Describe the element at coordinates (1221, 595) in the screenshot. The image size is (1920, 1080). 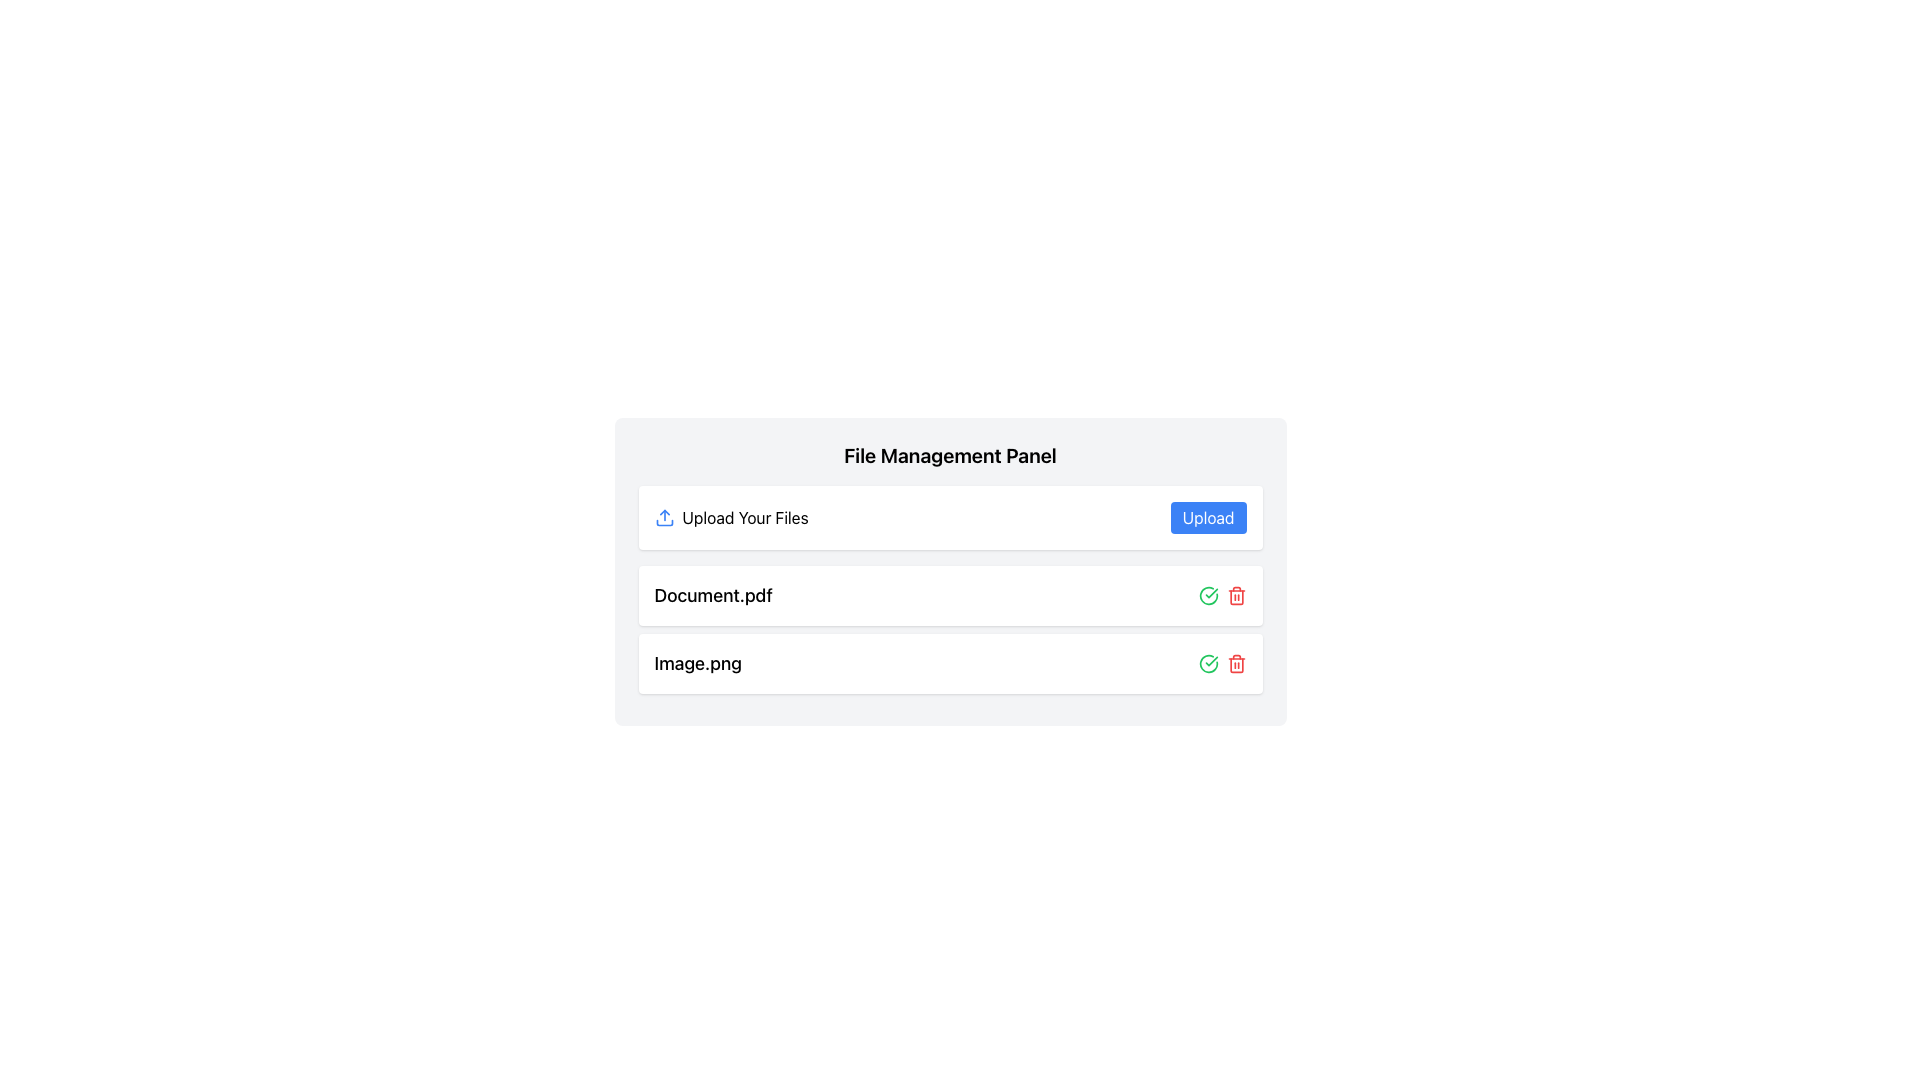
I see `the green checkmark icon in the file management panel to confirm or view the status of the file 'Document.pdf'` at that location.